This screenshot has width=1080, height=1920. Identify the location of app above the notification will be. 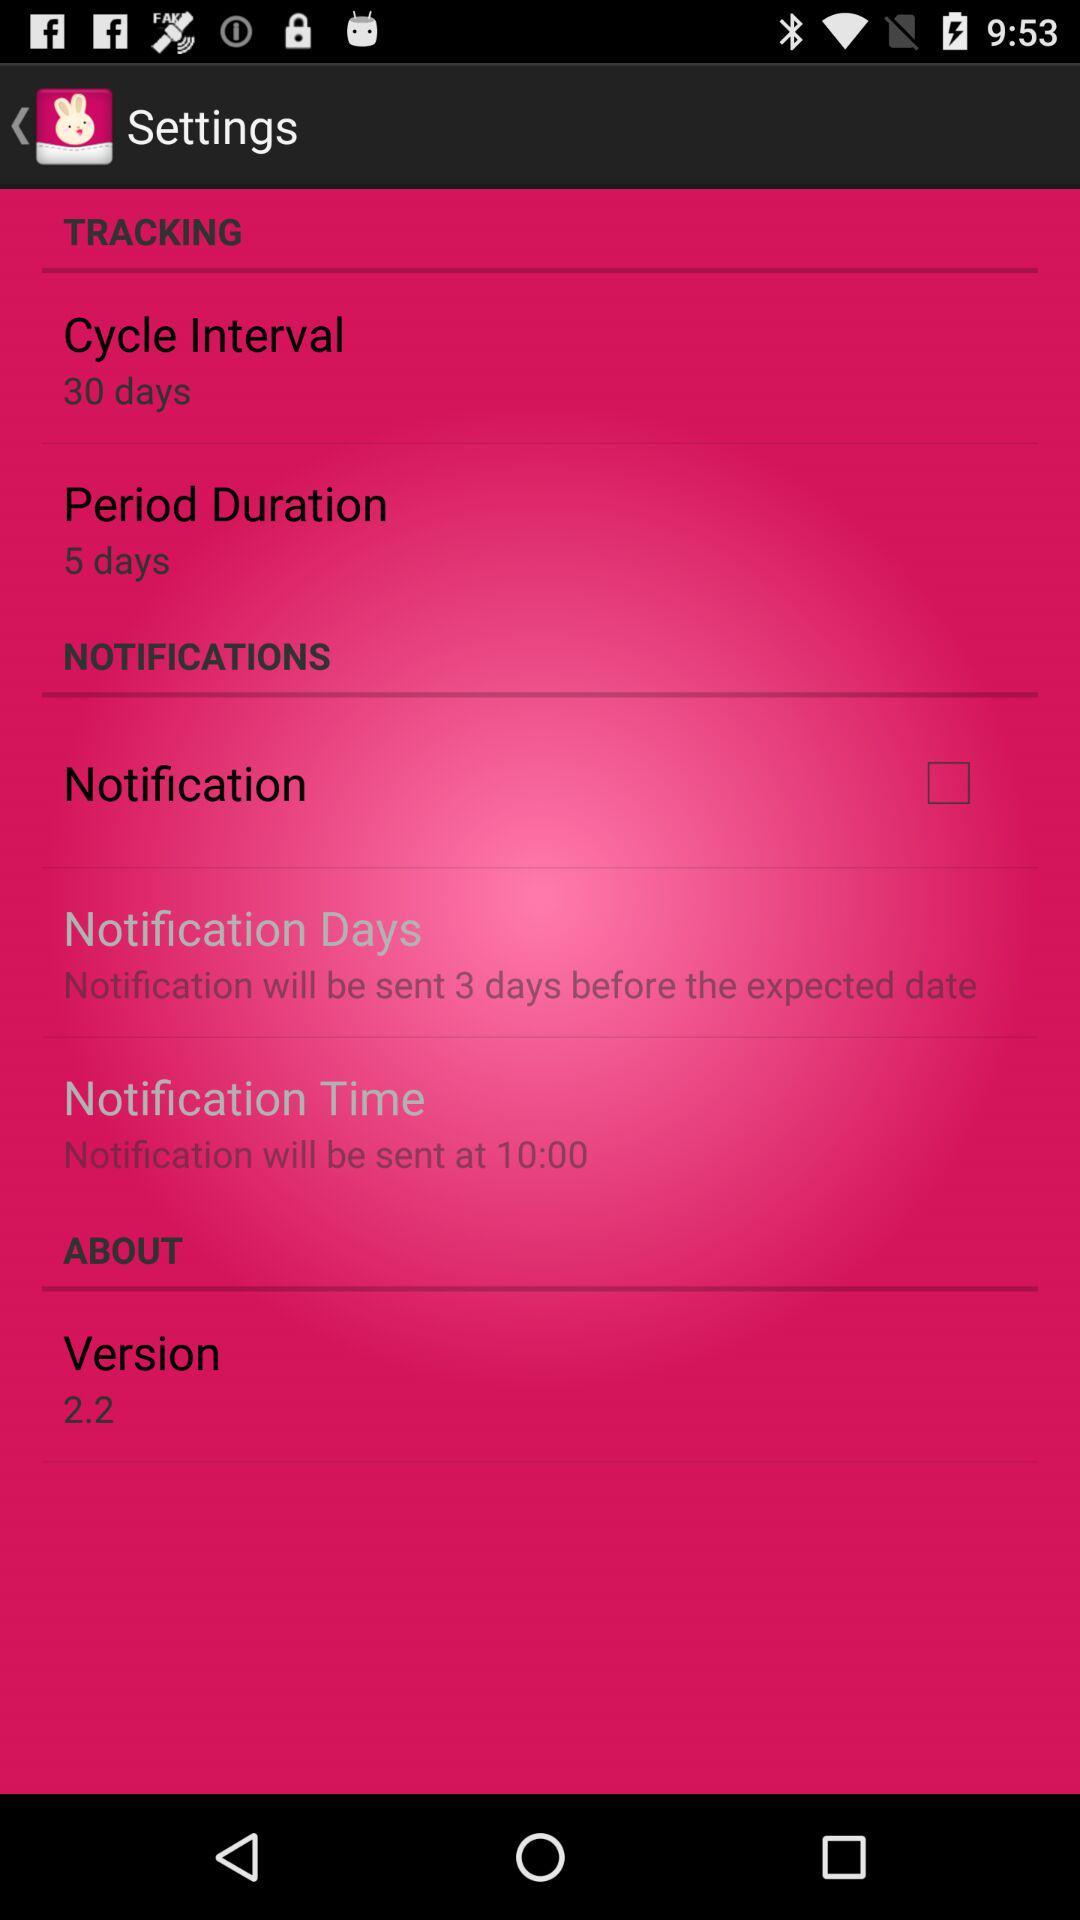
(243, 1095).